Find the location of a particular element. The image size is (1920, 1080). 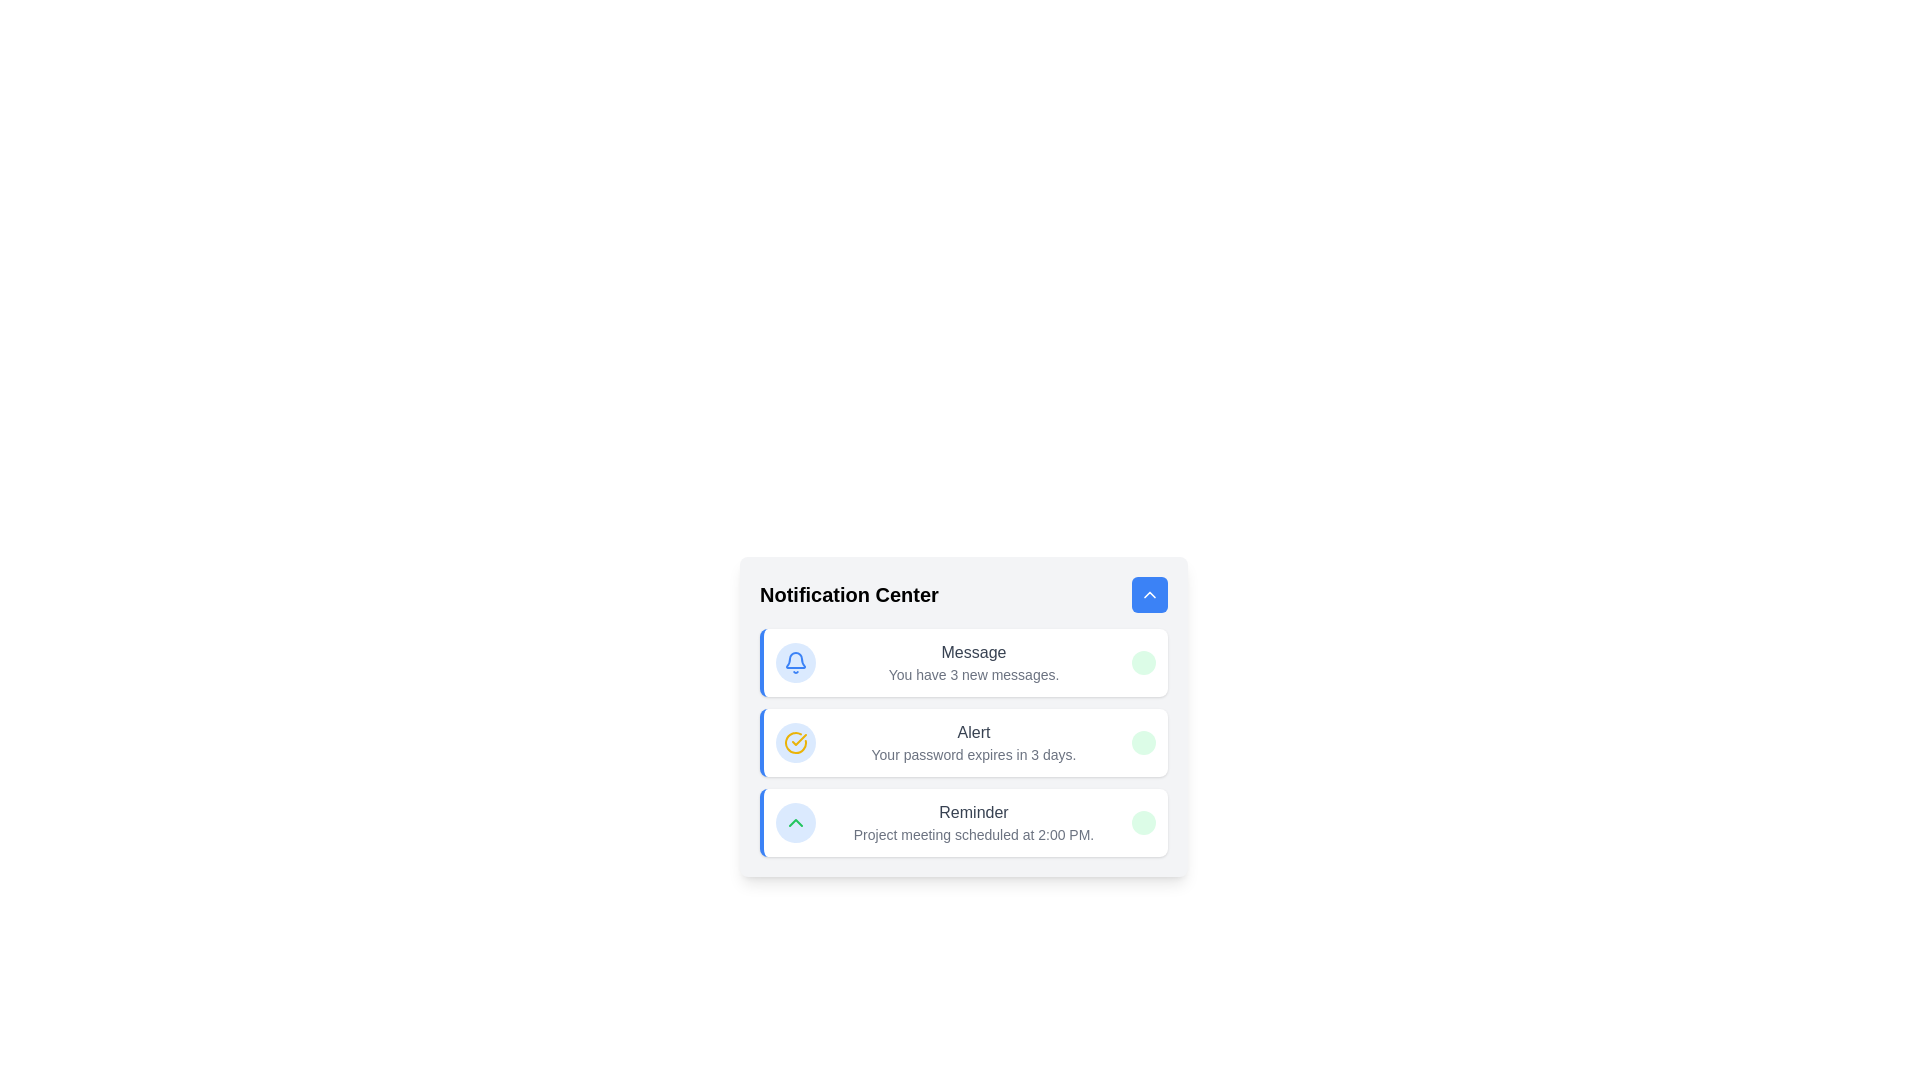

information displayed in the text block containing 'Alert' and 'Your password expires in 3 days.' located in the notification center, specifically the second notification item under 'Message' is located at coordinates (974, 743).